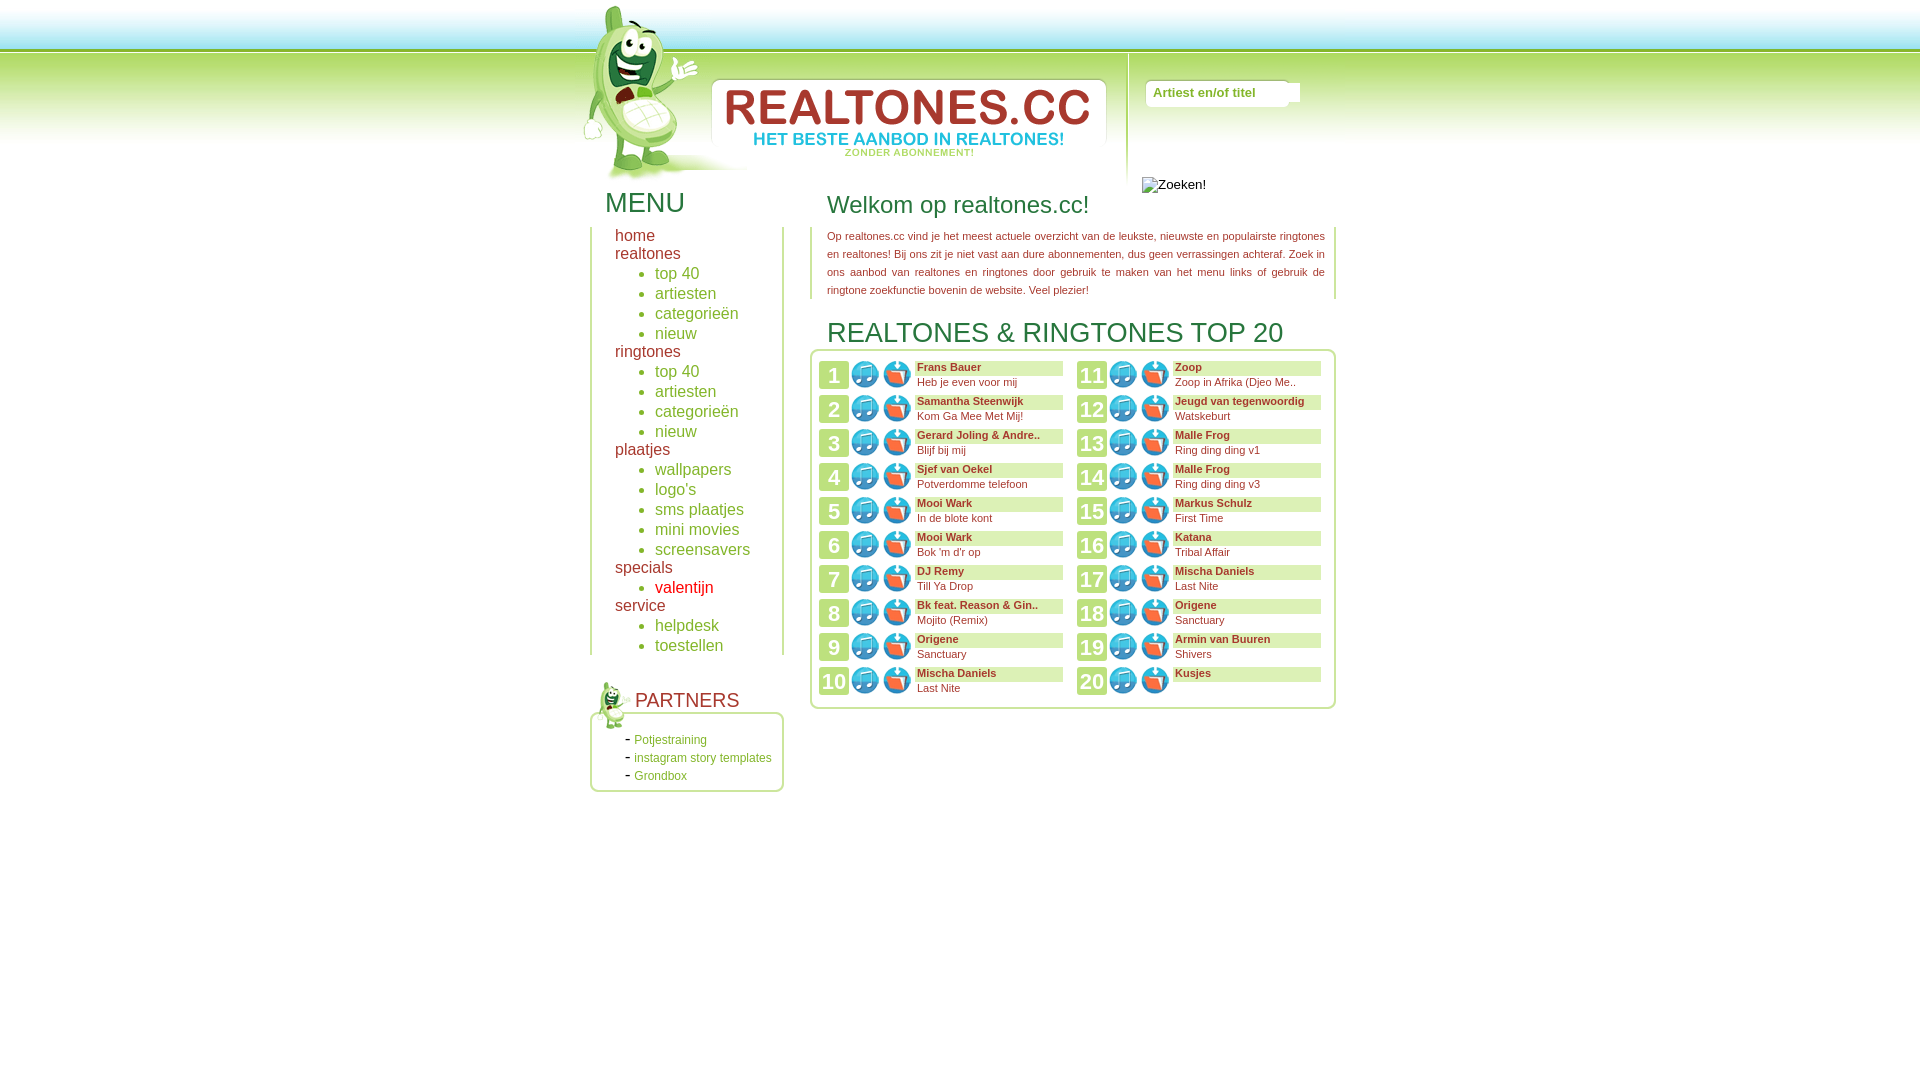 The height and width of the screenshot is (1080, 1920). I want to click on 'realtones', so click(613, 252).